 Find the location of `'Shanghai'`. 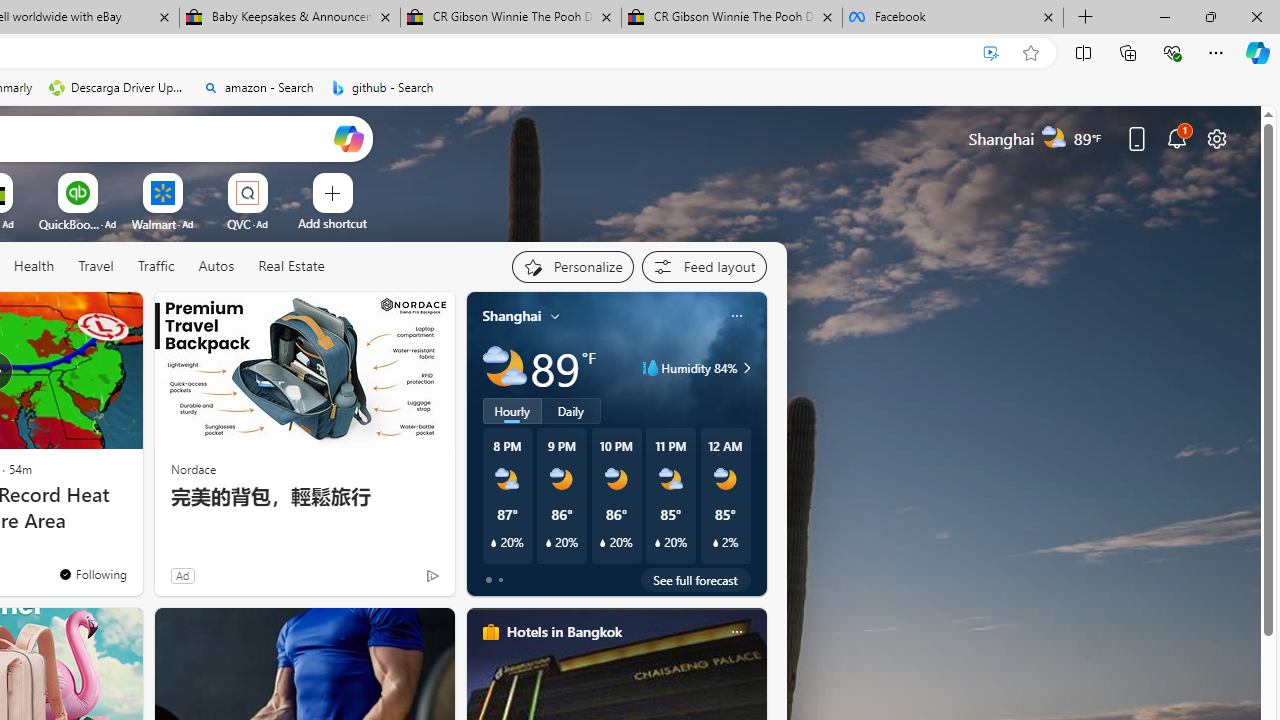

'Shanghai' is located at coordinates (512, 315).